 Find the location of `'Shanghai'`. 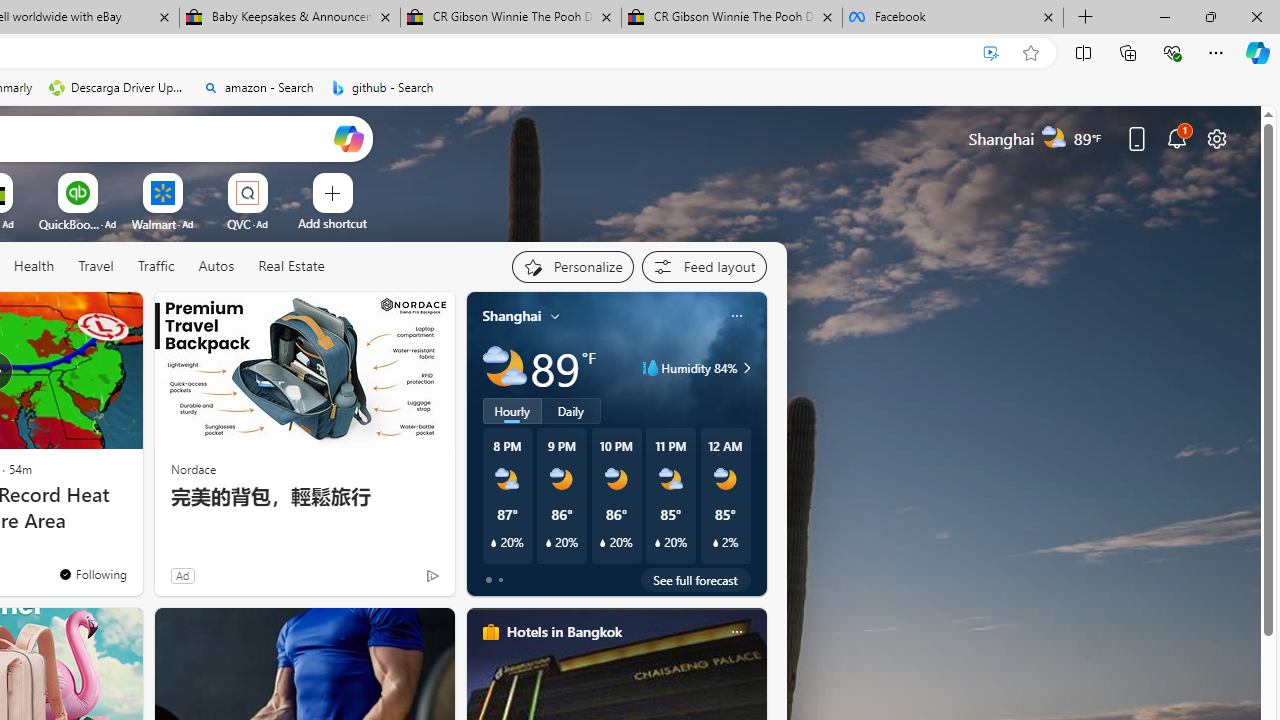

'Shanghai' is located at coordinates (512, 315).